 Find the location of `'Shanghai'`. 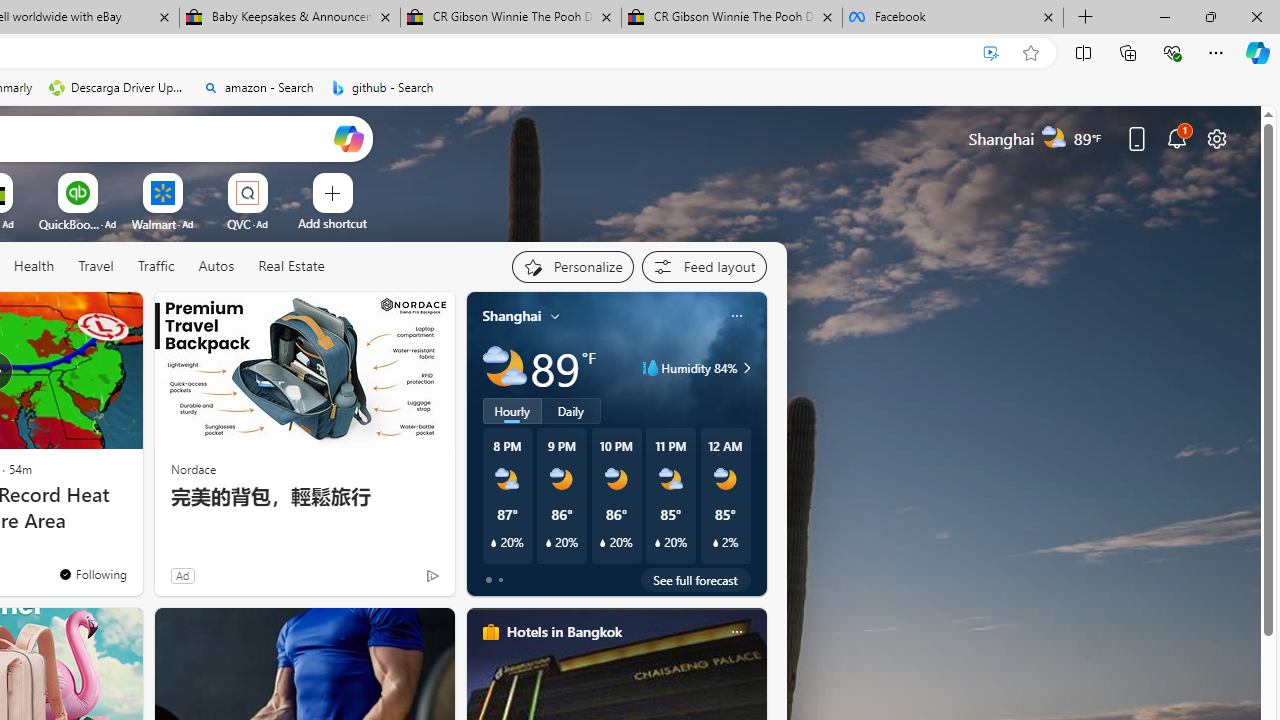

'Shanghai' is located at coordinates (512, 315).